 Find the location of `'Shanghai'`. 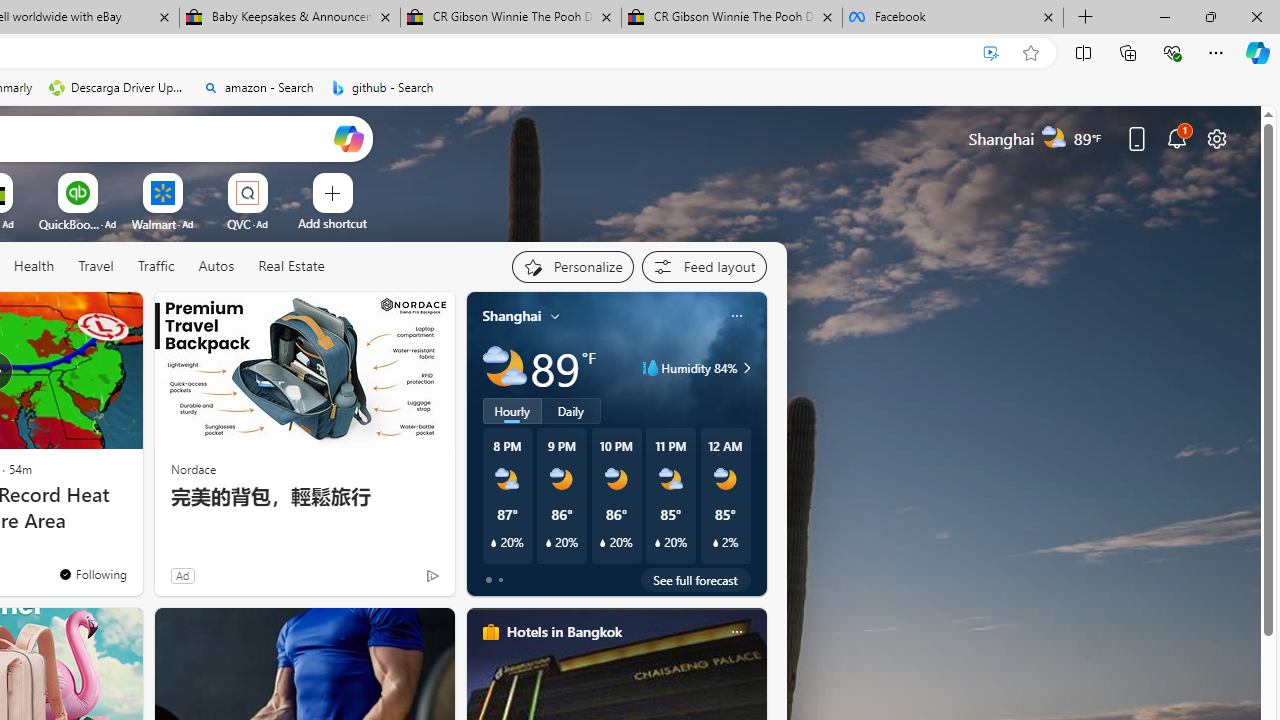

'Shanghai' is located at coordinates (512, 315).